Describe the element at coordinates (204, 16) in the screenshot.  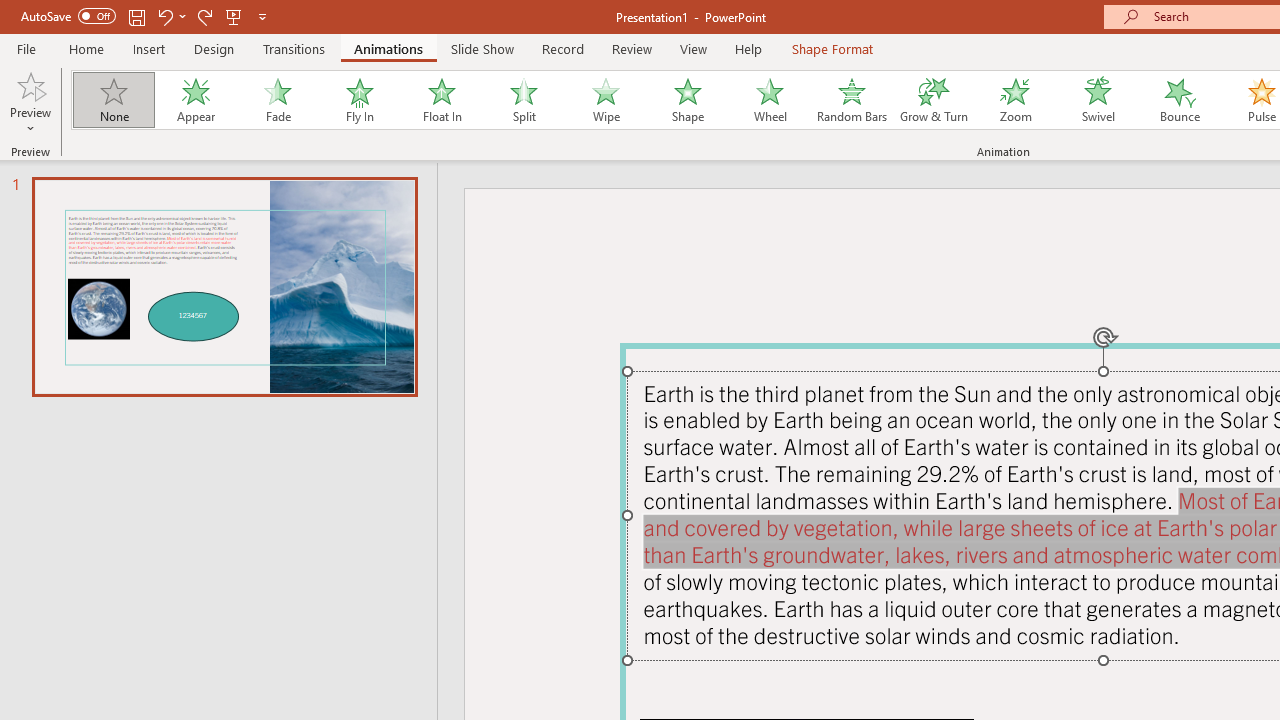
I see `'Redo'` at that location.